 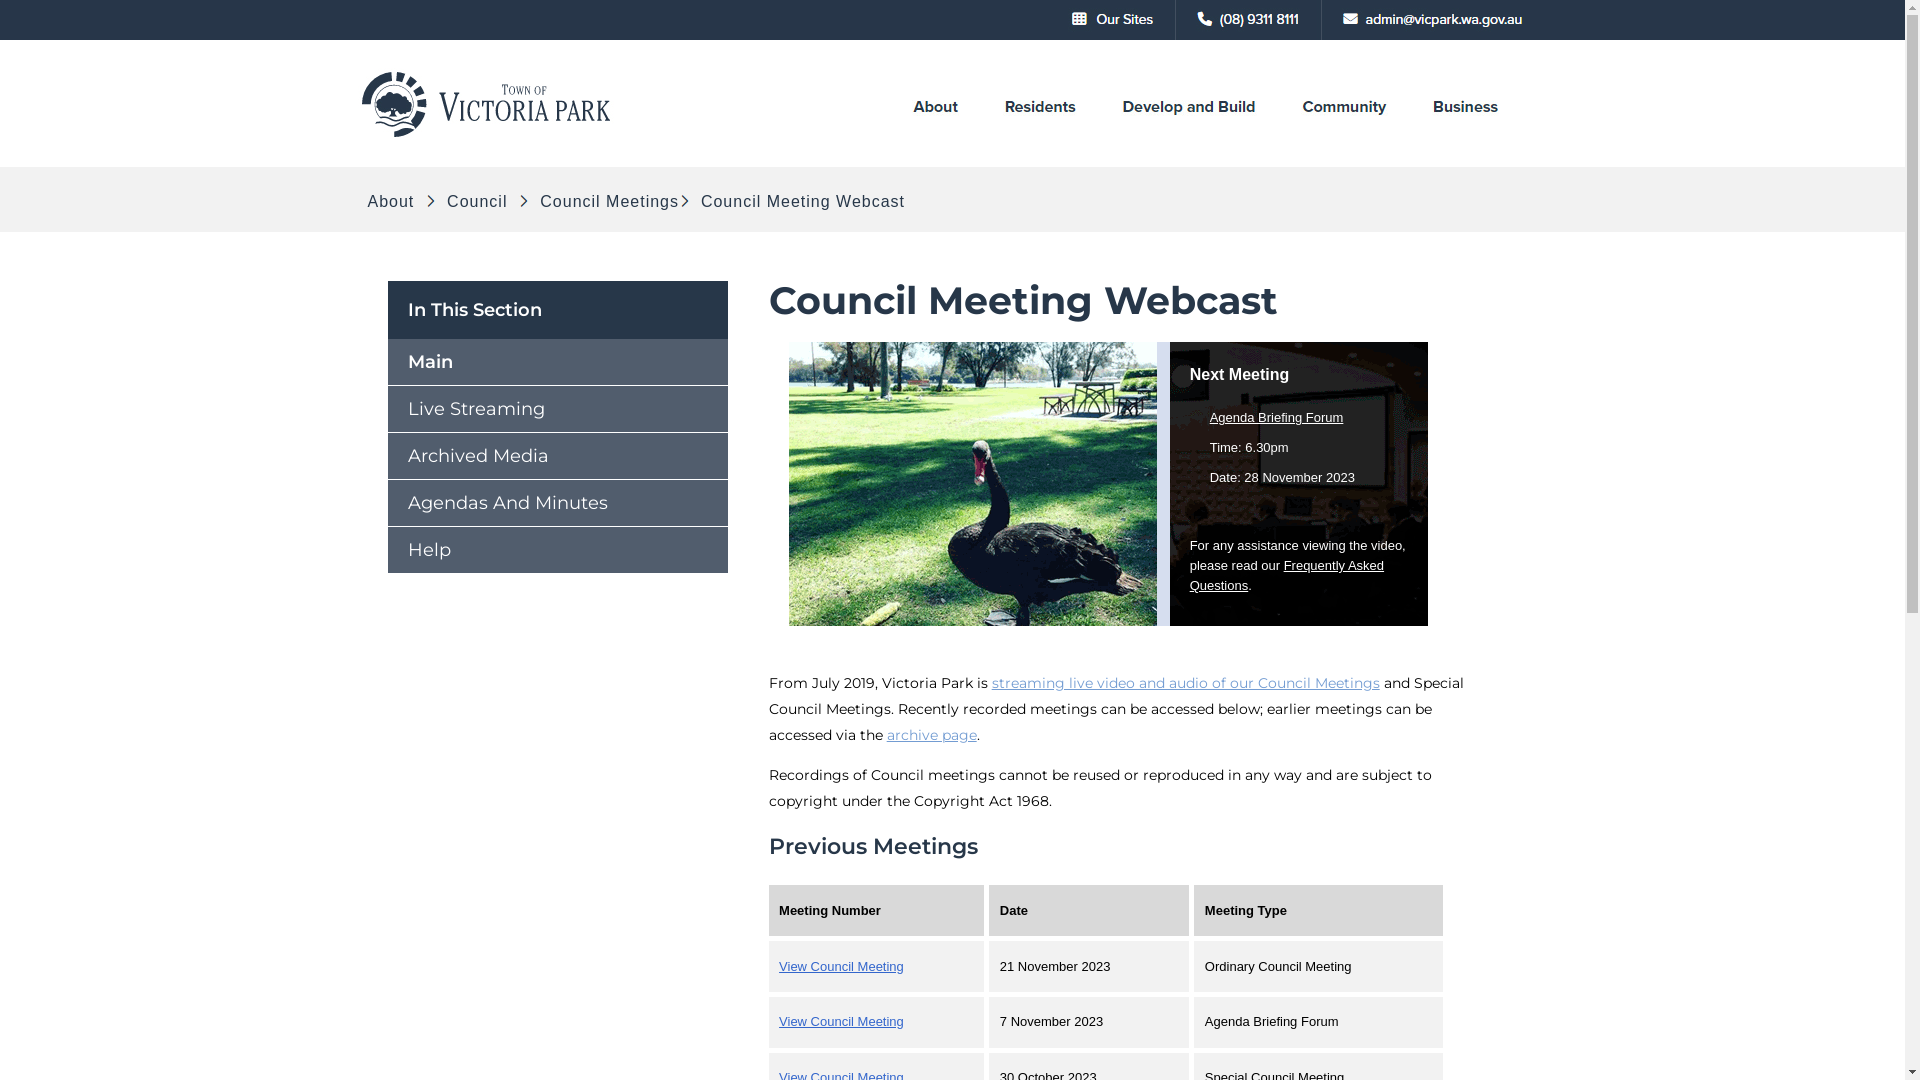 I want to click on 'Council', so click(x=440, y=201).